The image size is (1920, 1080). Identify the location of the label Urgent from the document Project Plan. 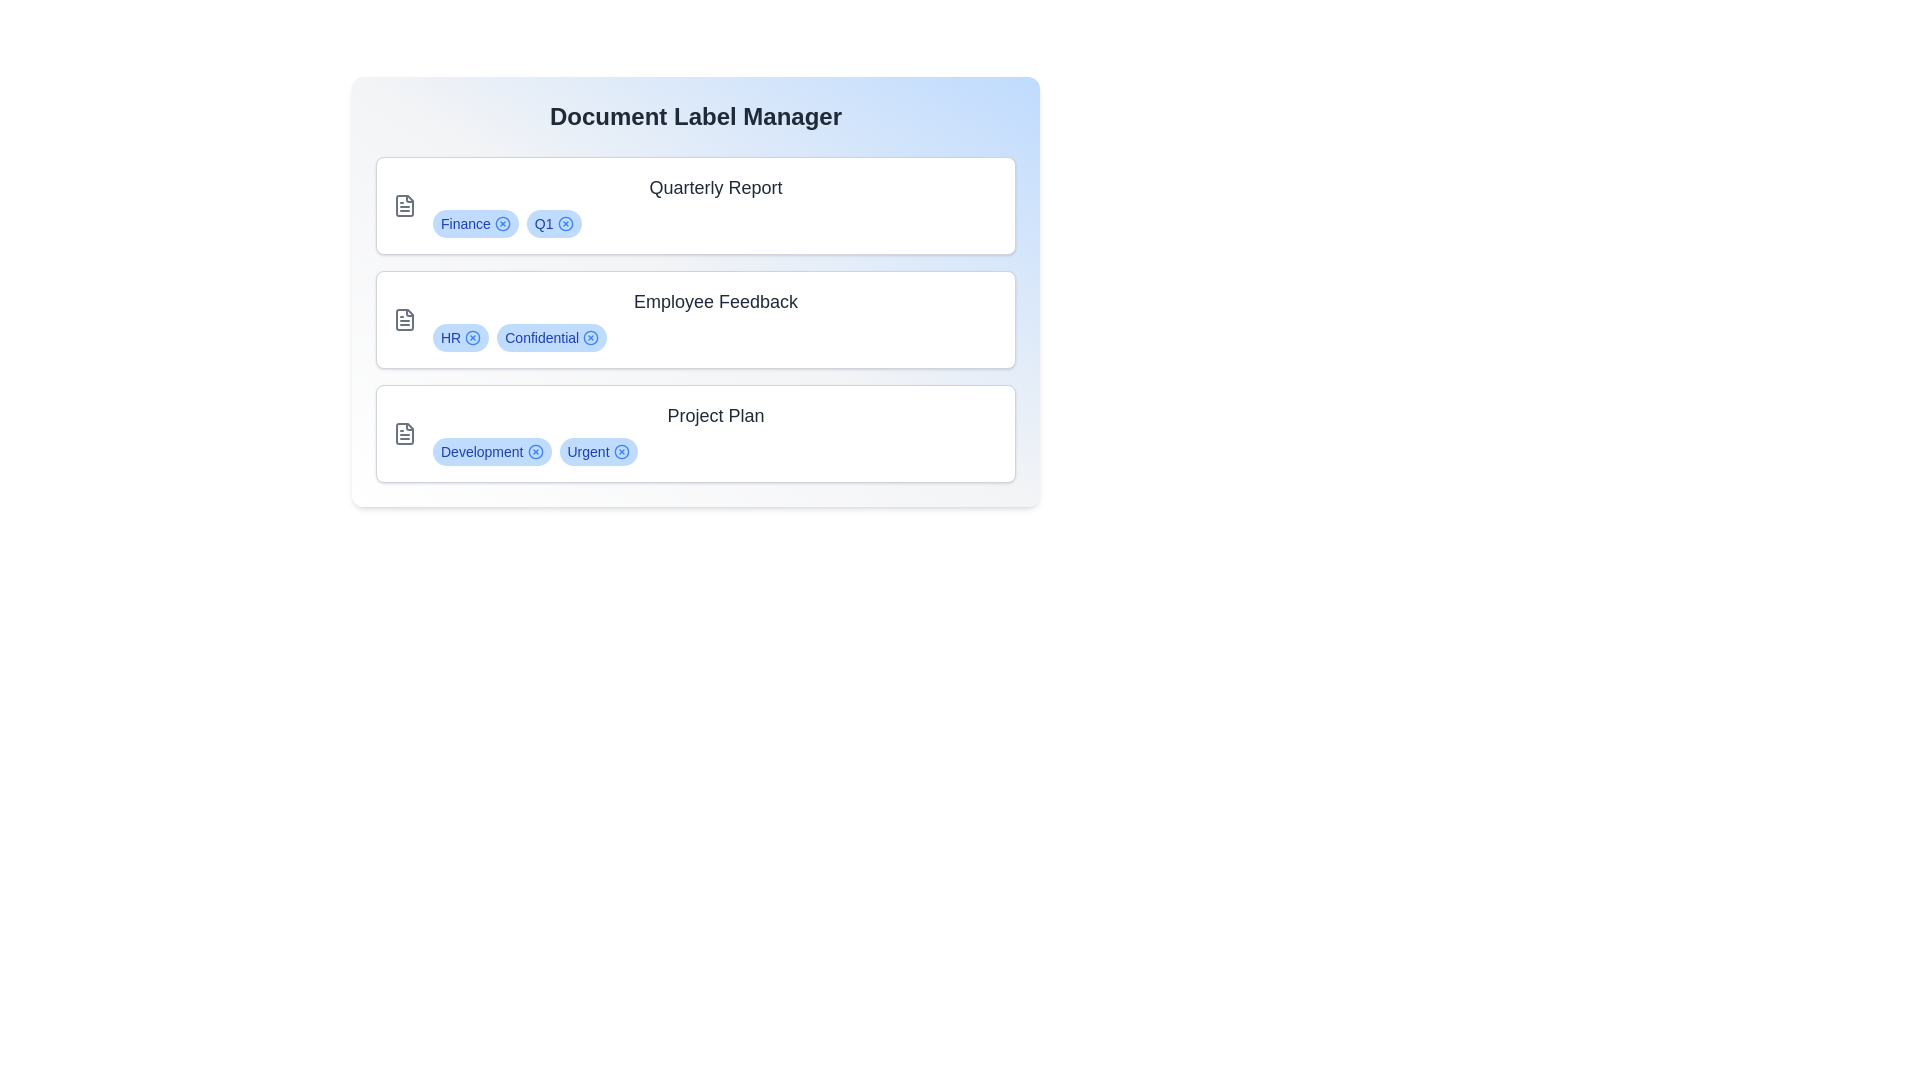
(619, 451).